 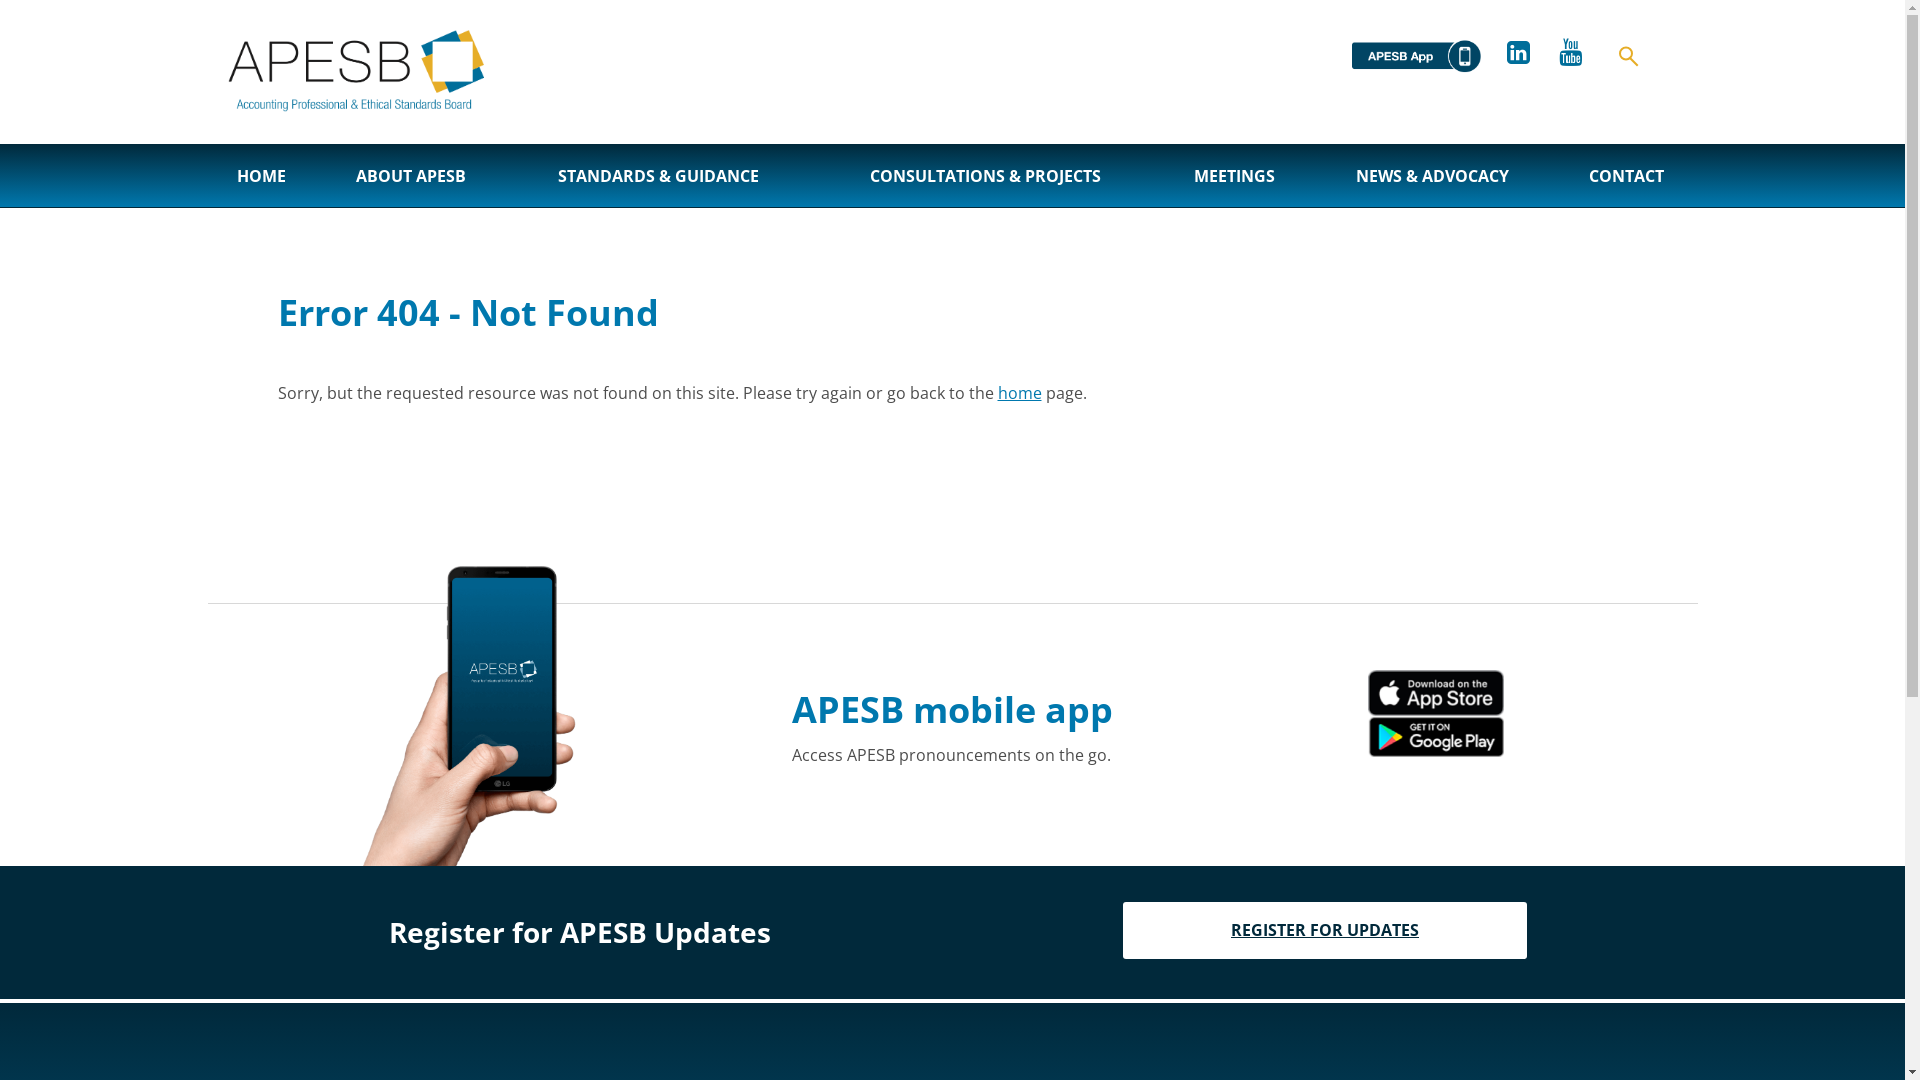 What do you see at coordinates (207, 175) in the screenshot?
I see `'HOME'` at bounding box center [207, 175].